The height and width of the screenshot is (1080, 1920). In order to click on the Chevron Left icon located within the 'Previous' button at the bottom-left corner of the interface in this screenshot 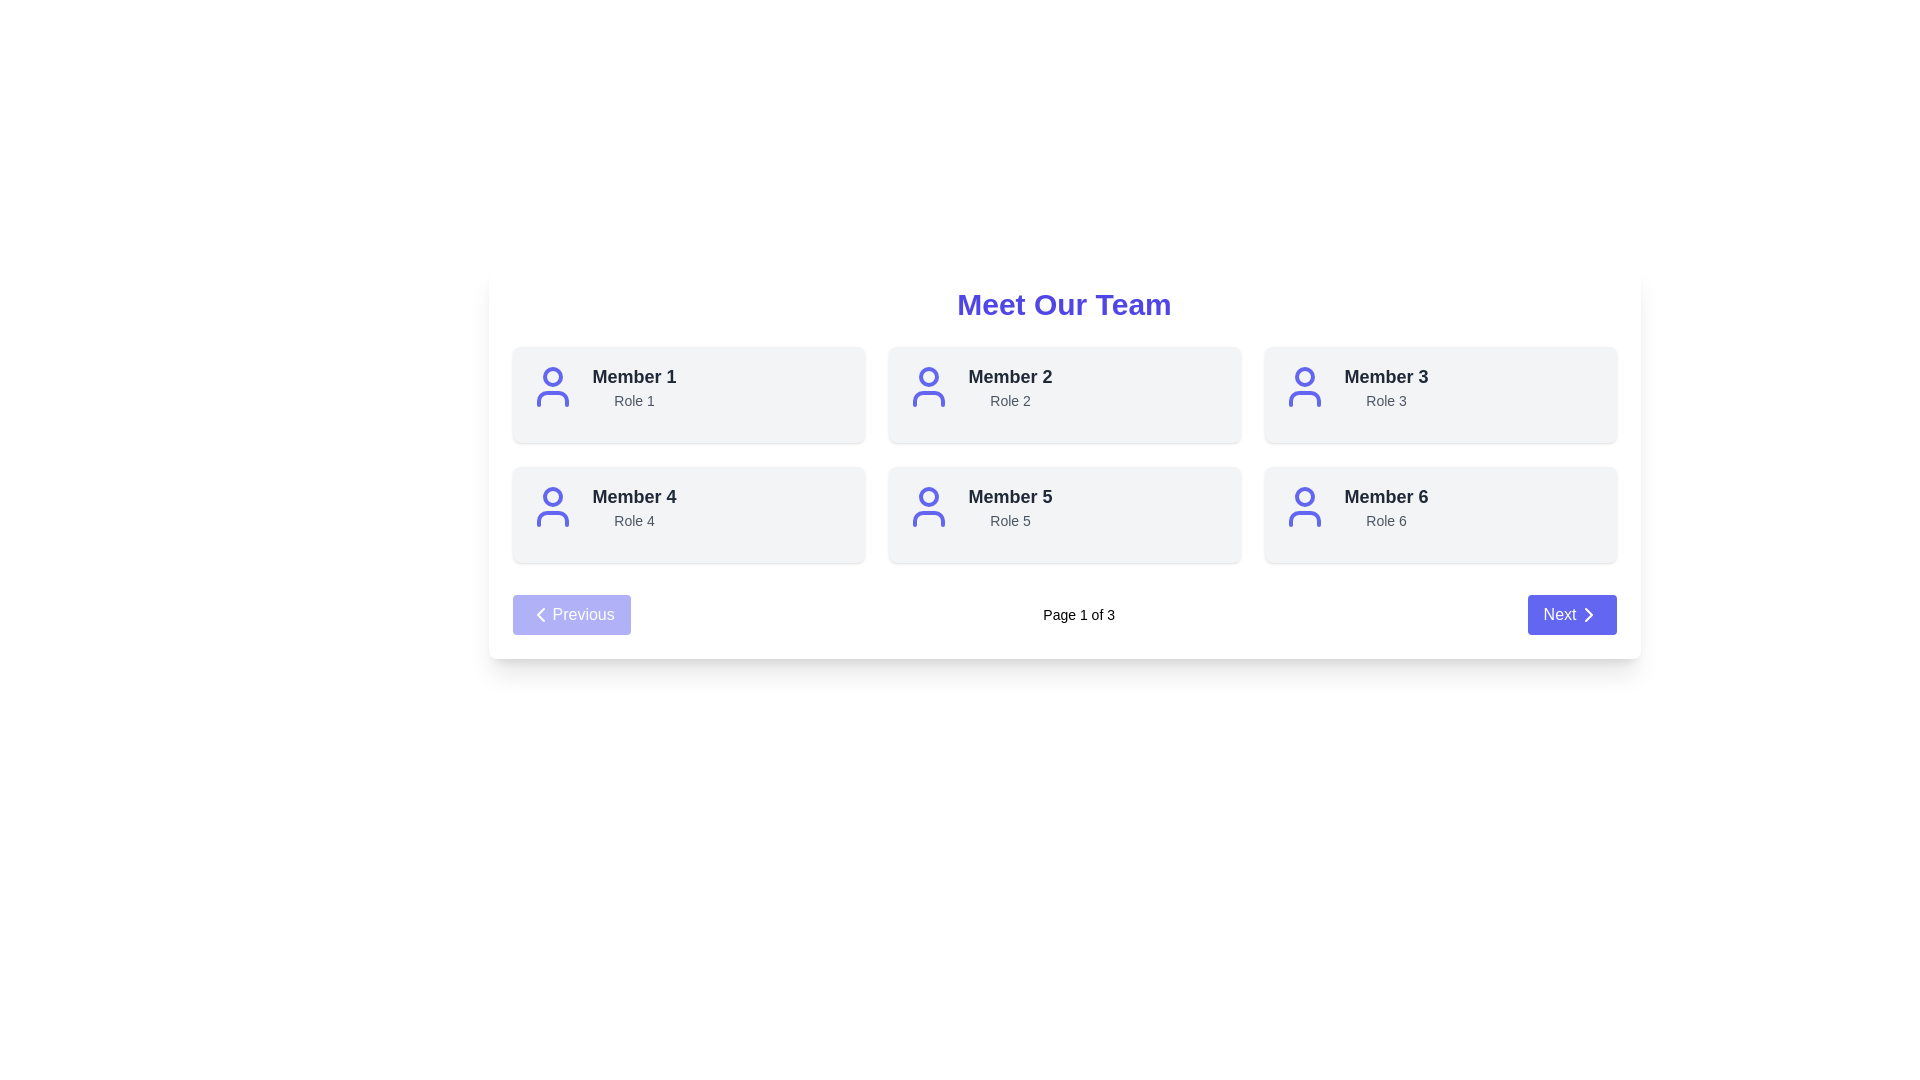, I will do `click(540, 613)`.